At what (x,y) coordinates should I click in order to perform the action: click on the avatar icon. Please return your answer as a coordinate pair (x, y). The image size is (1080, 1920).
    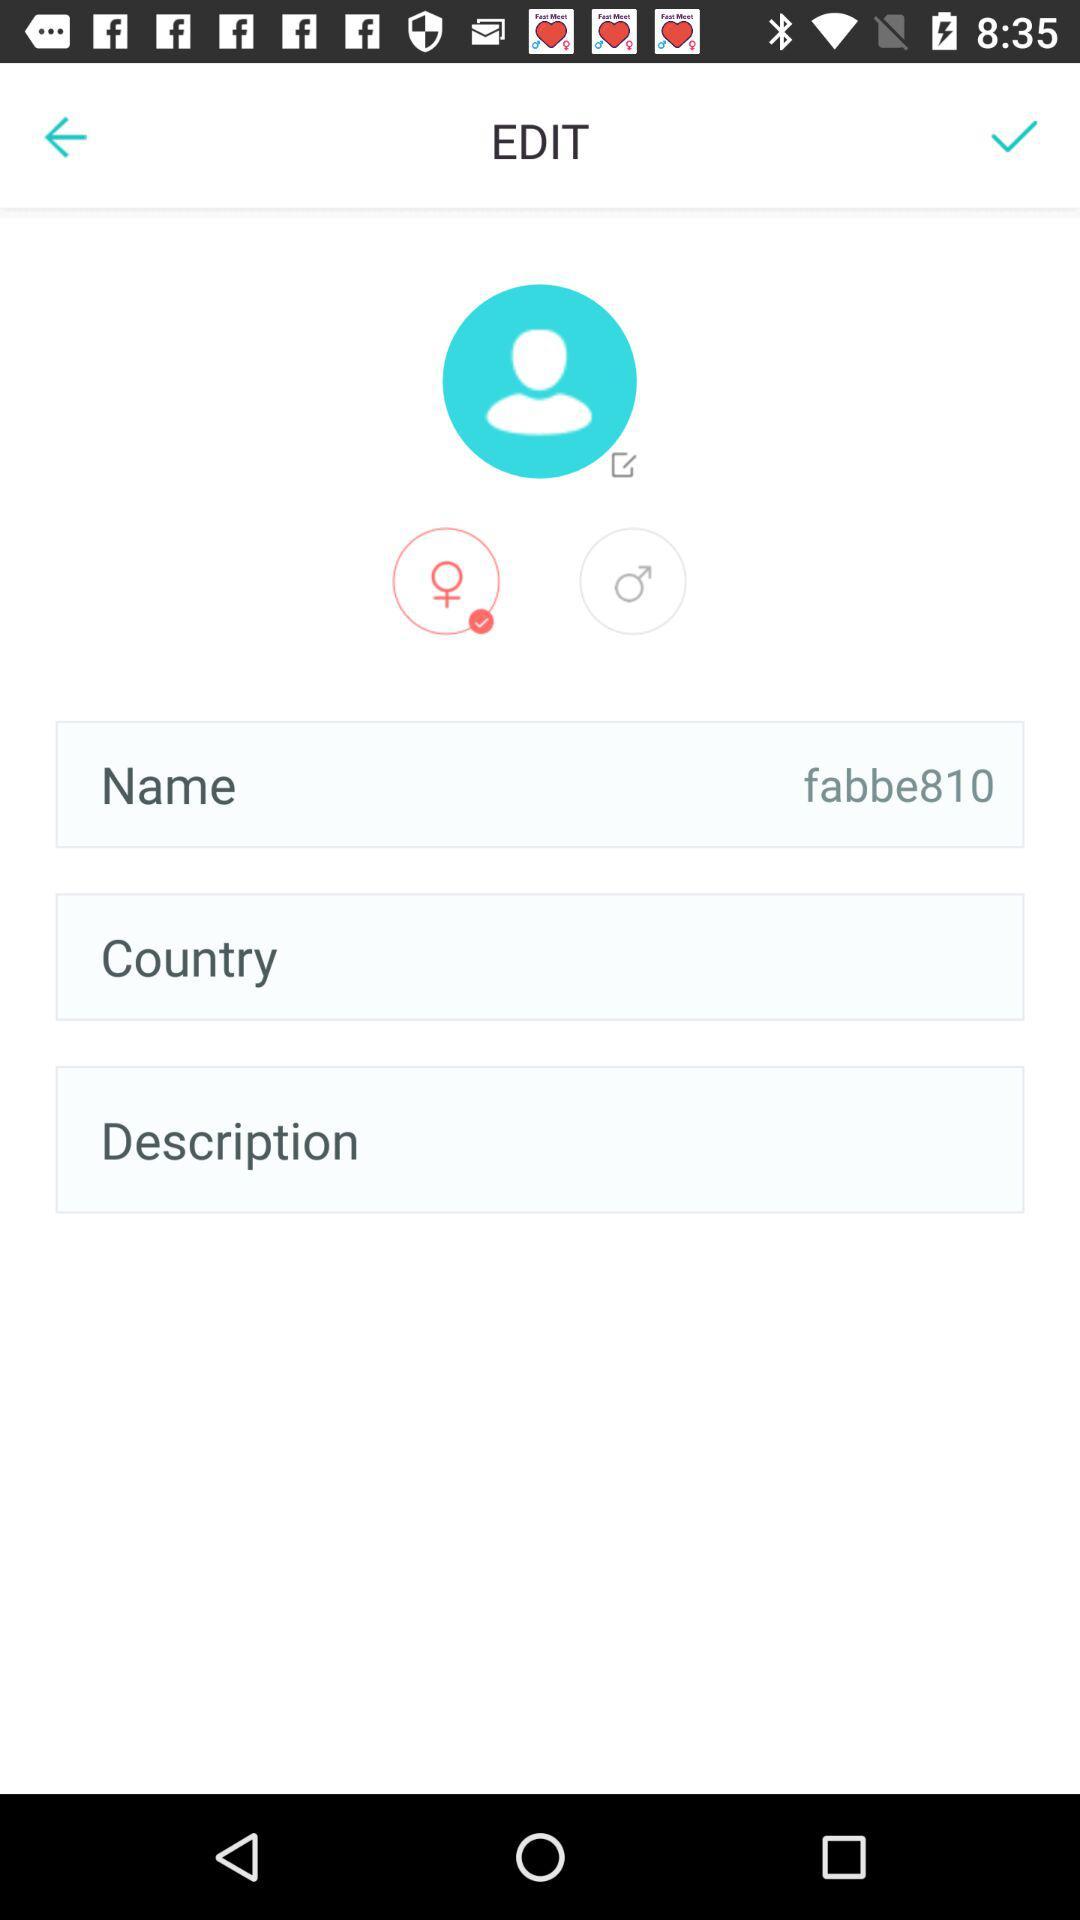
    Looking at the image, I should click on (538, 381).